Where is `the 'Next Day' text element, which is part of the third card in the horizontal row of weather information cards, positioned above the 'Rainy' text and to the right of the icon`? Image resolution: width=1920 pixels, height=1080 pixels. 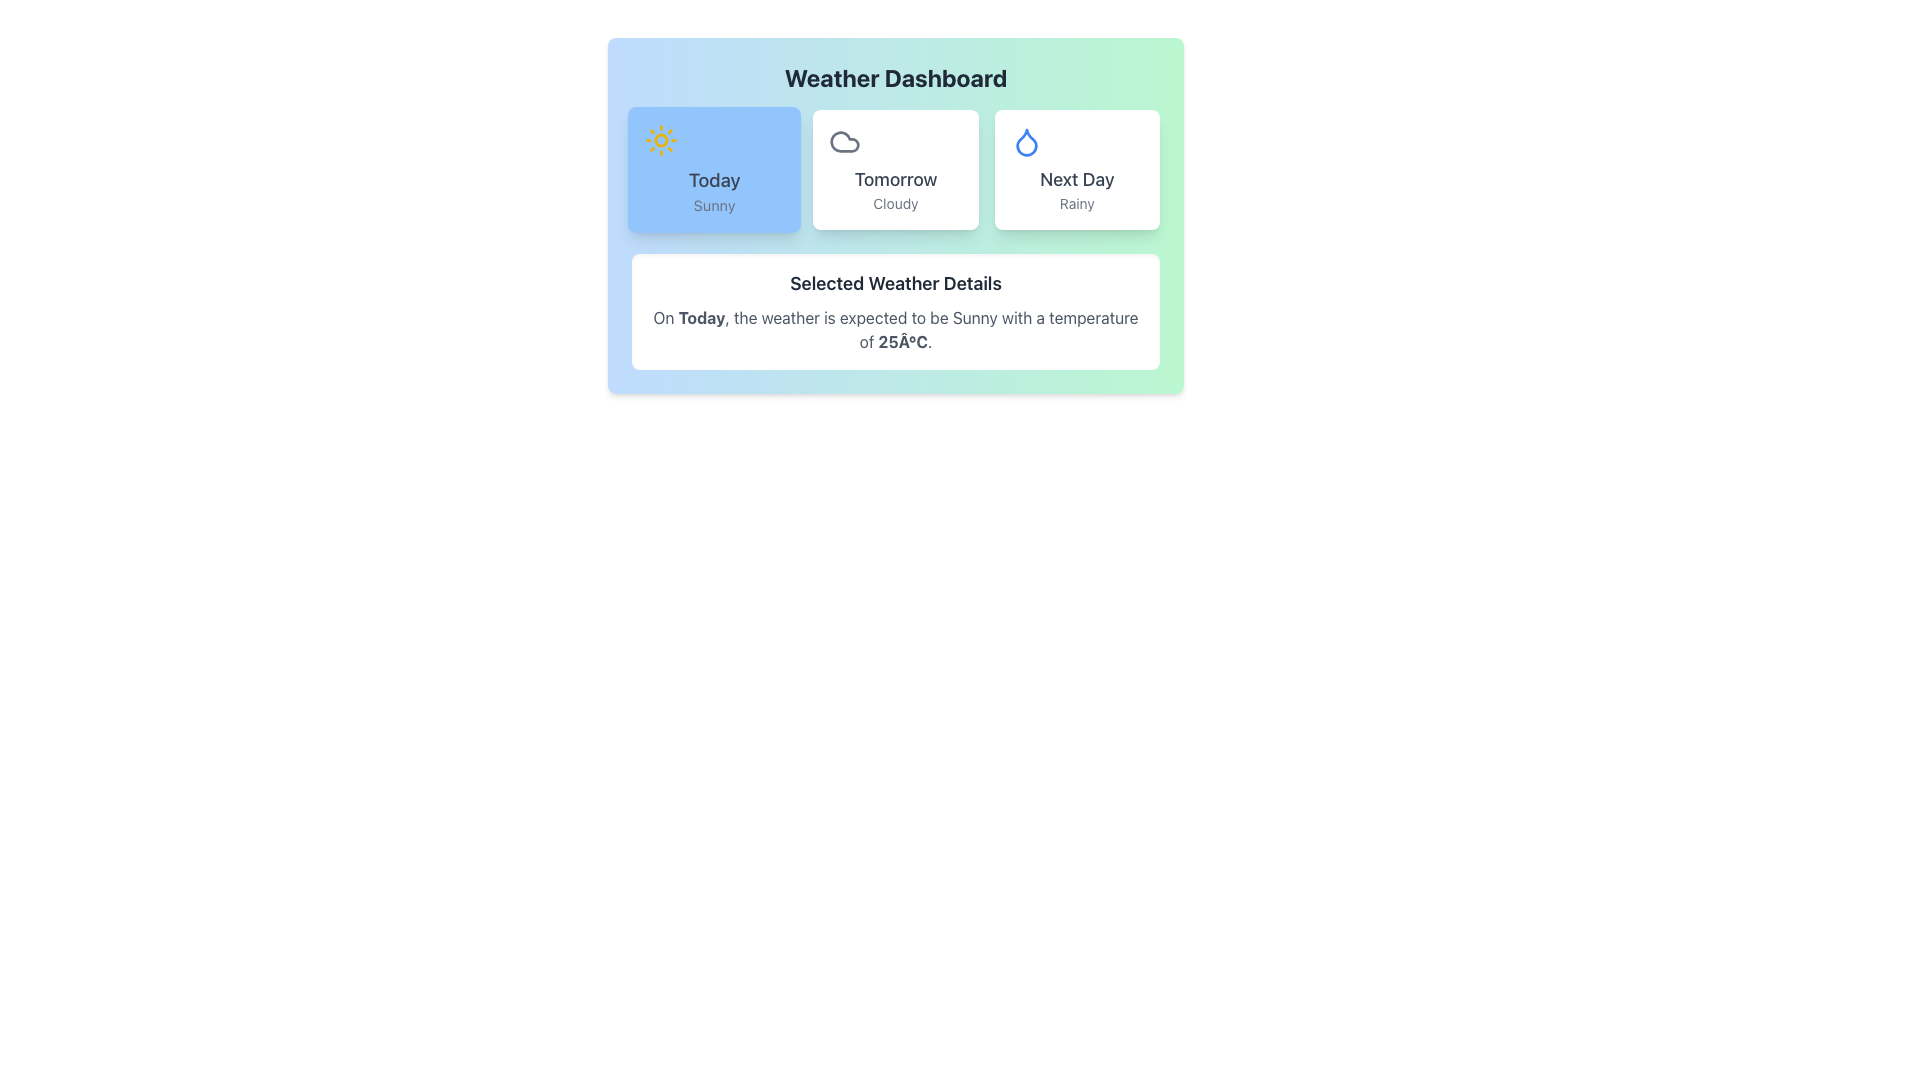 the 'Next Day' text element, which is part of the third card in the horizontal row of weather information cards, positioned above the 'Rainy' text and to the right of the icon is located at coordinates (1076, 180).